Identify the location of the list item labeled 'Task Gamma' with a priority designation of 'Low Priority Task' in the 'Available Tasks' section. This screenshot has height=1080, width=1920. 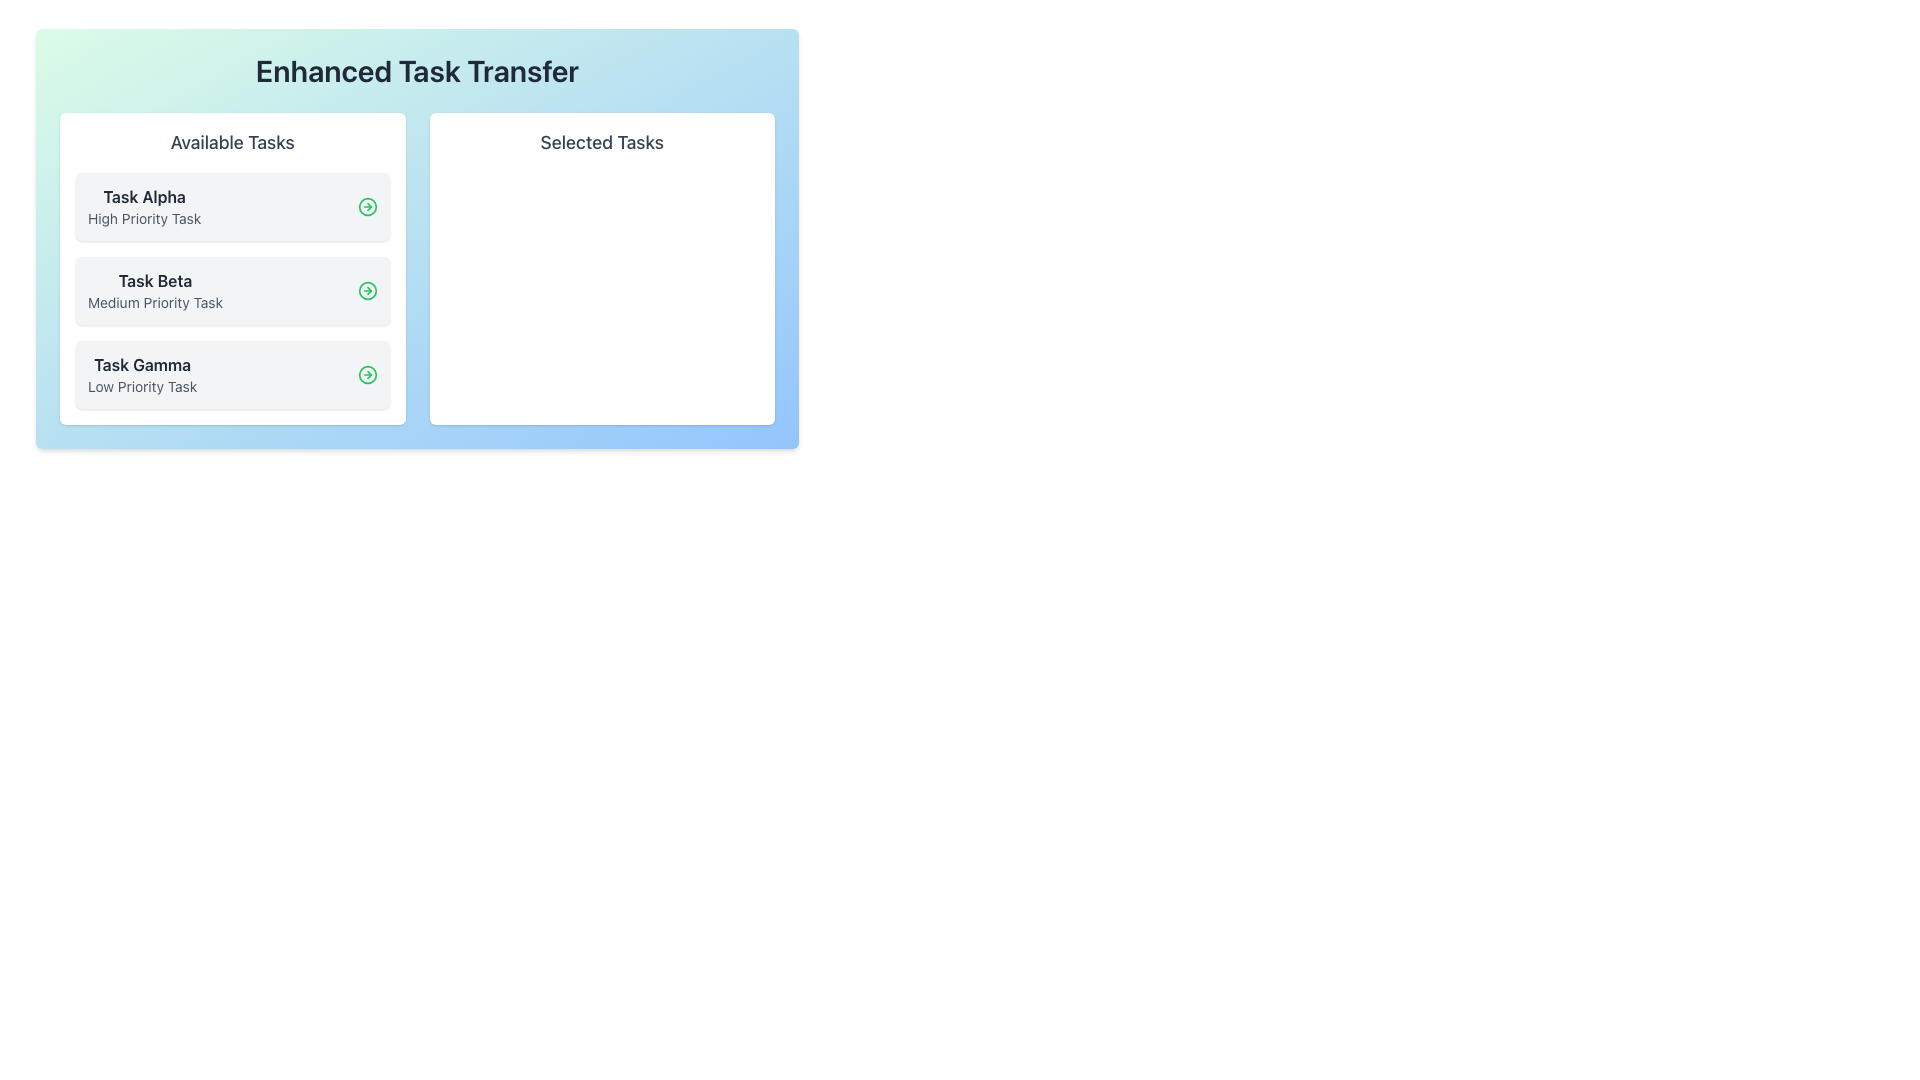
(141, 374).